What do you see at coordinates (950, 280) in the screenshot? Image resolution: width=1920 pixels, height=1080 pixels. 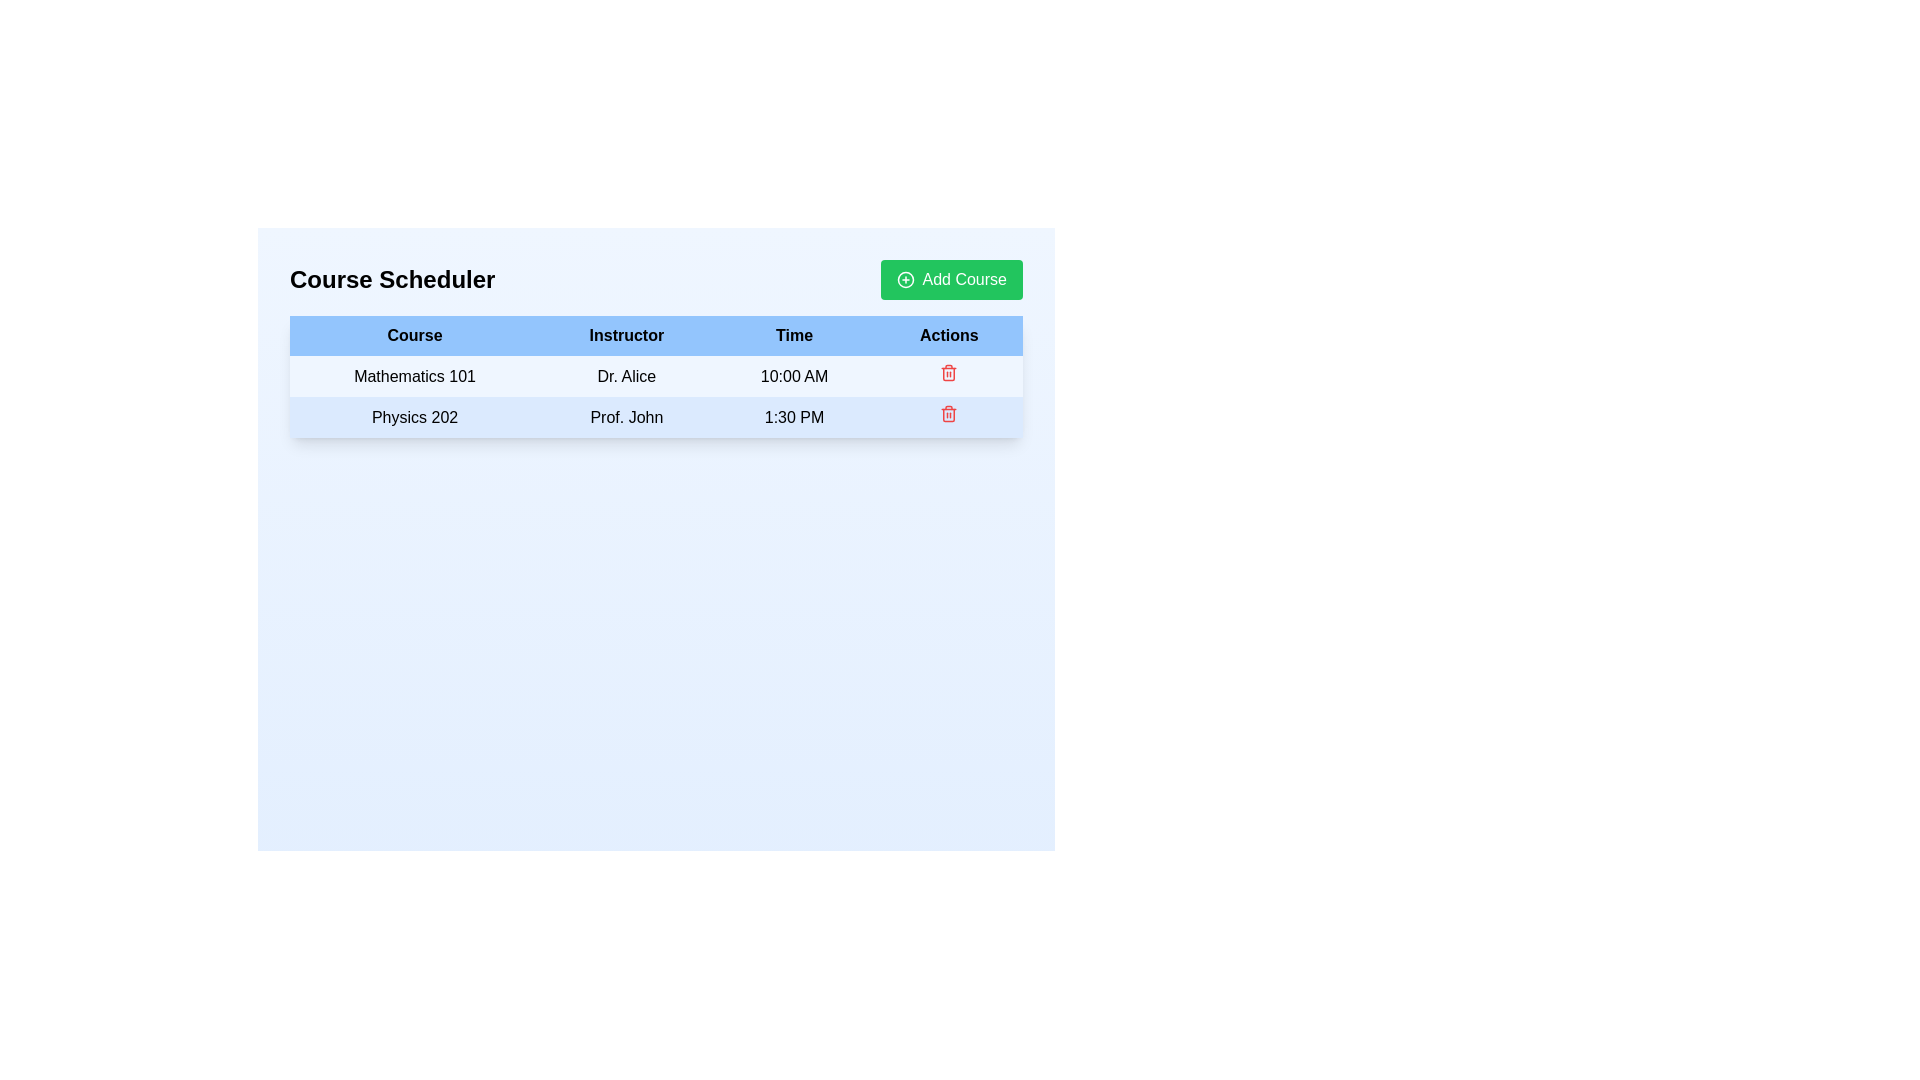 I see `the button in the upper-right corner of the 'Course Scheduler' section` at bounding box center [950, 280].